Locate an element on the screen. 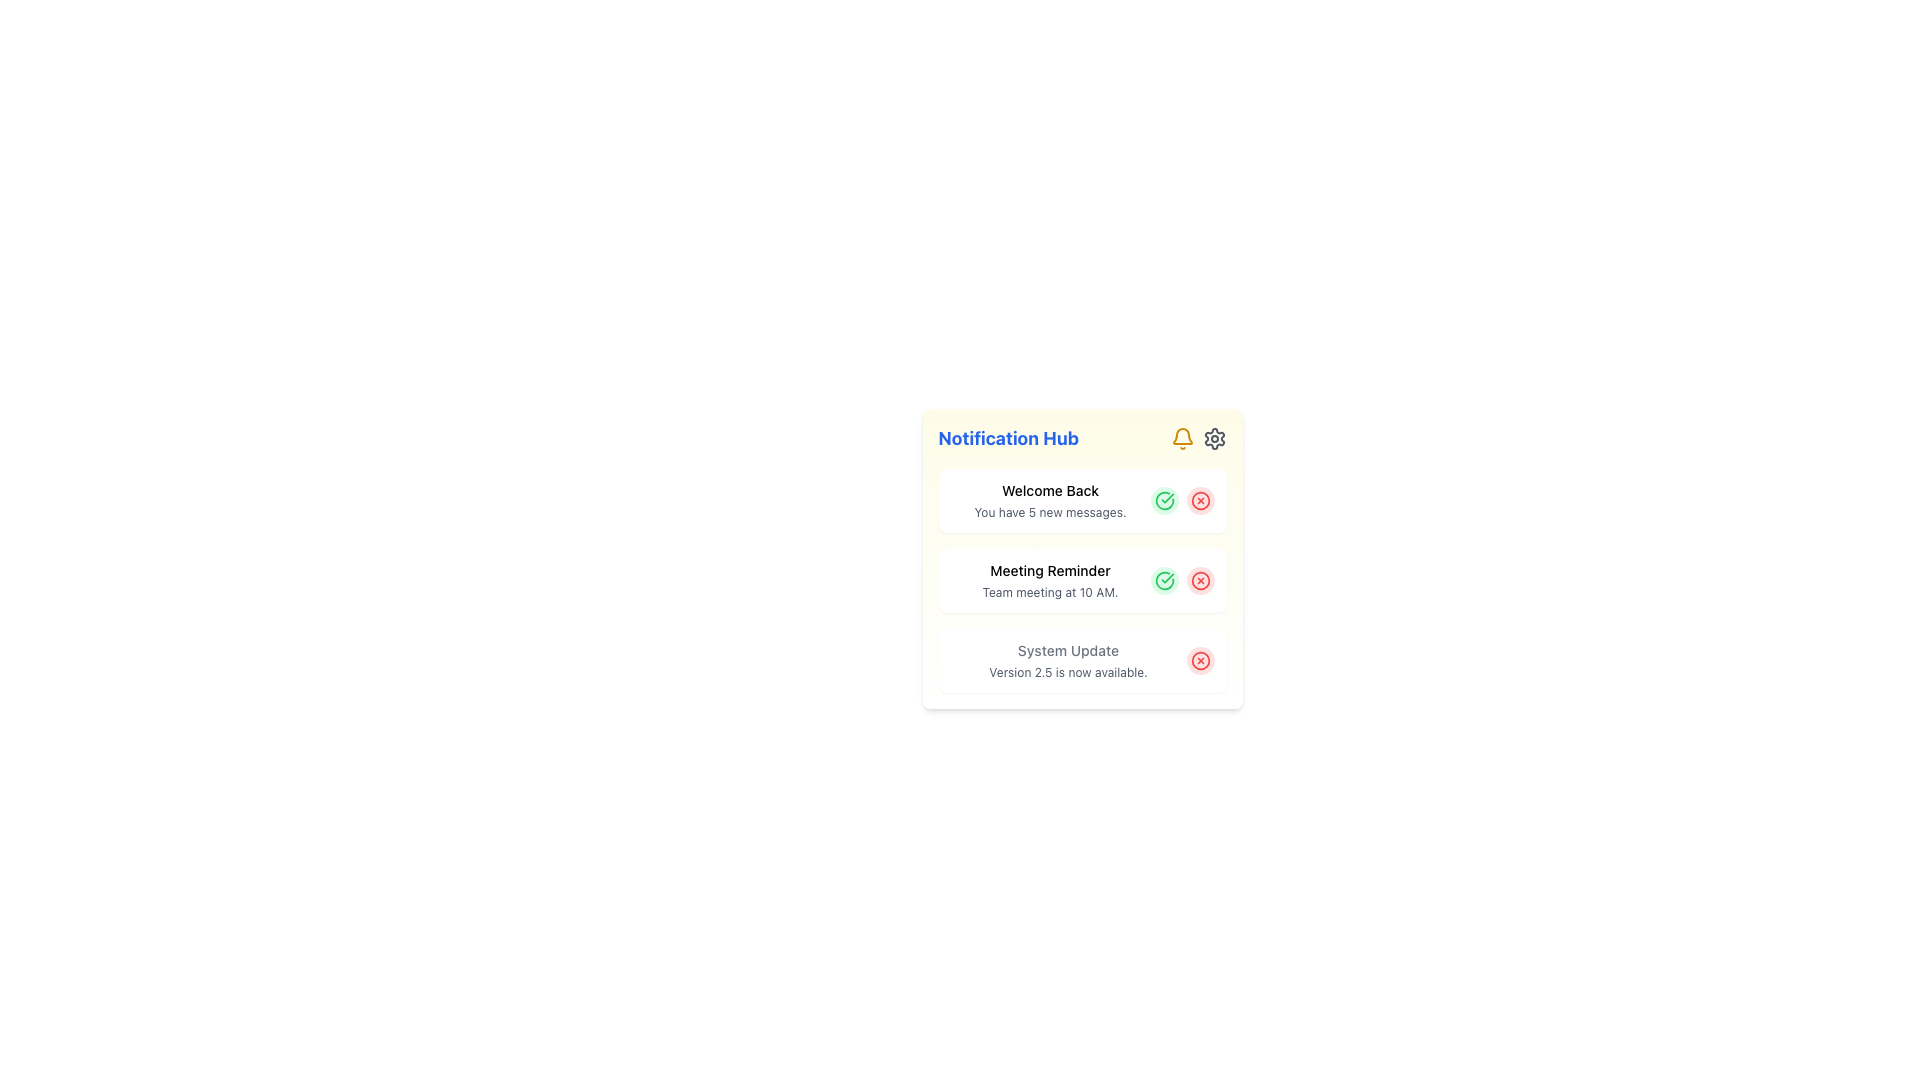 This screenshot has width=1920, height=1080. the notification indicator icon located at the top-right corner of the interface, which serves to inform the user of pending alerts or messages is located at coordinates (1182, 438).